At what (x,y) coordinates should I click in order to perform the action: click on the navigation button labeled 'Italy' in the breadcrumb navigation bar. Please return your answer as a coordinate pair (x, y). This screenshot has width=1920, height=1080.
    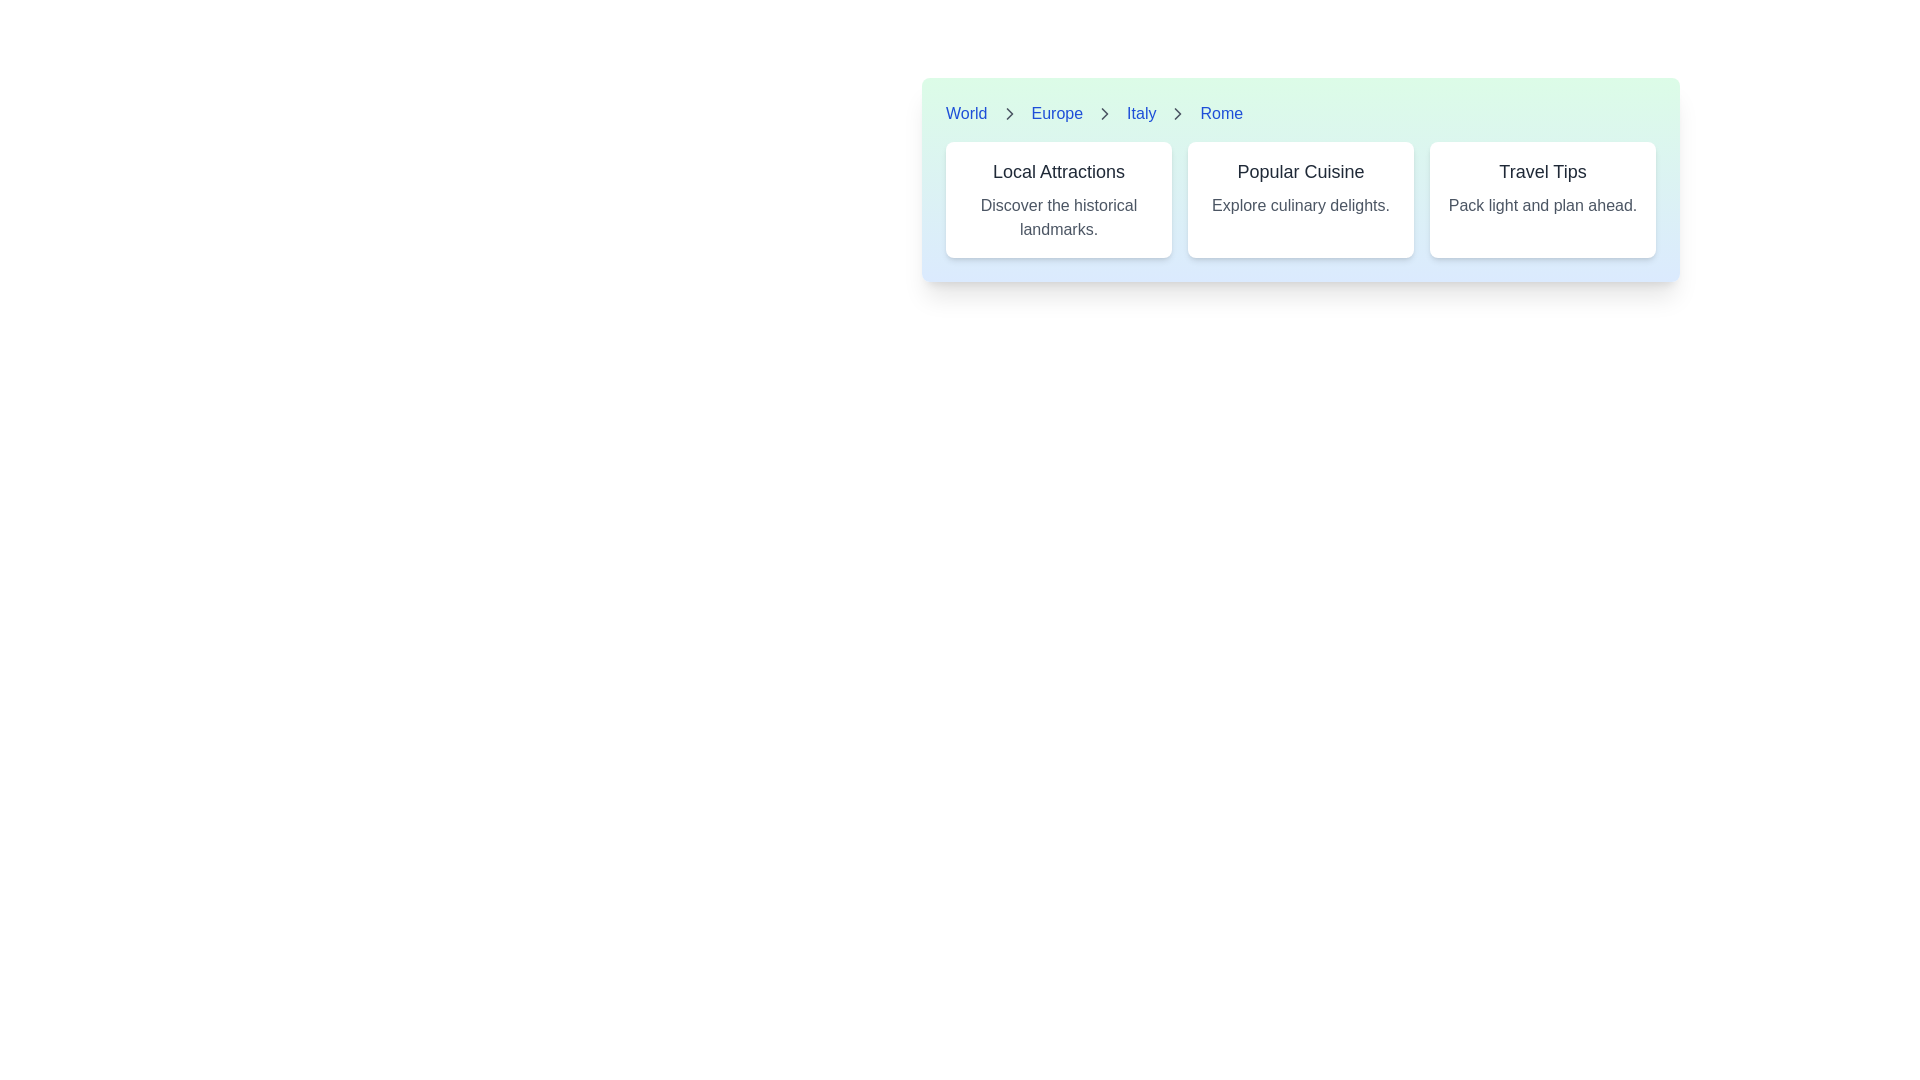
    Looking at the image, I should click on (1141, 114).